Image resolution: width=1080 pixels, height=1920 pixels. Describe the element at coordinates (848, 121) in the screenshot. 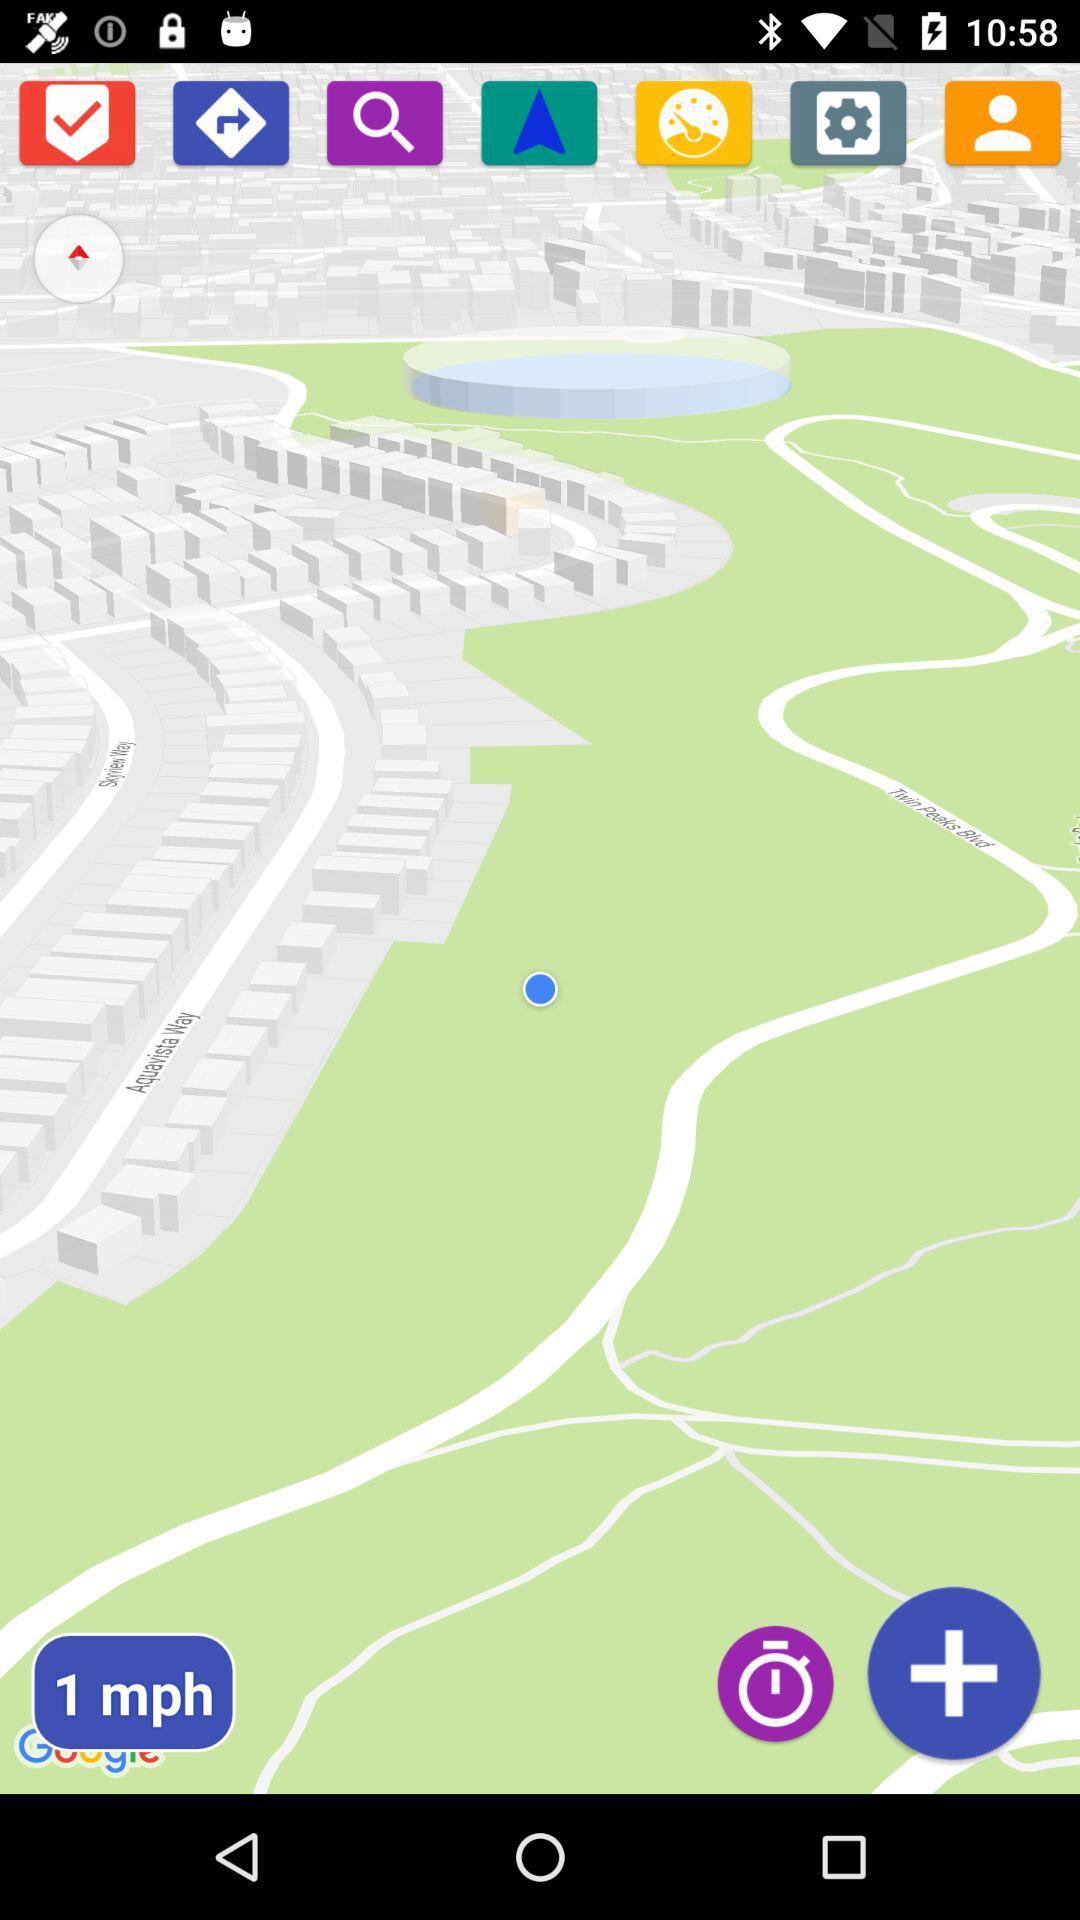

I see `see tools and options` at that location.